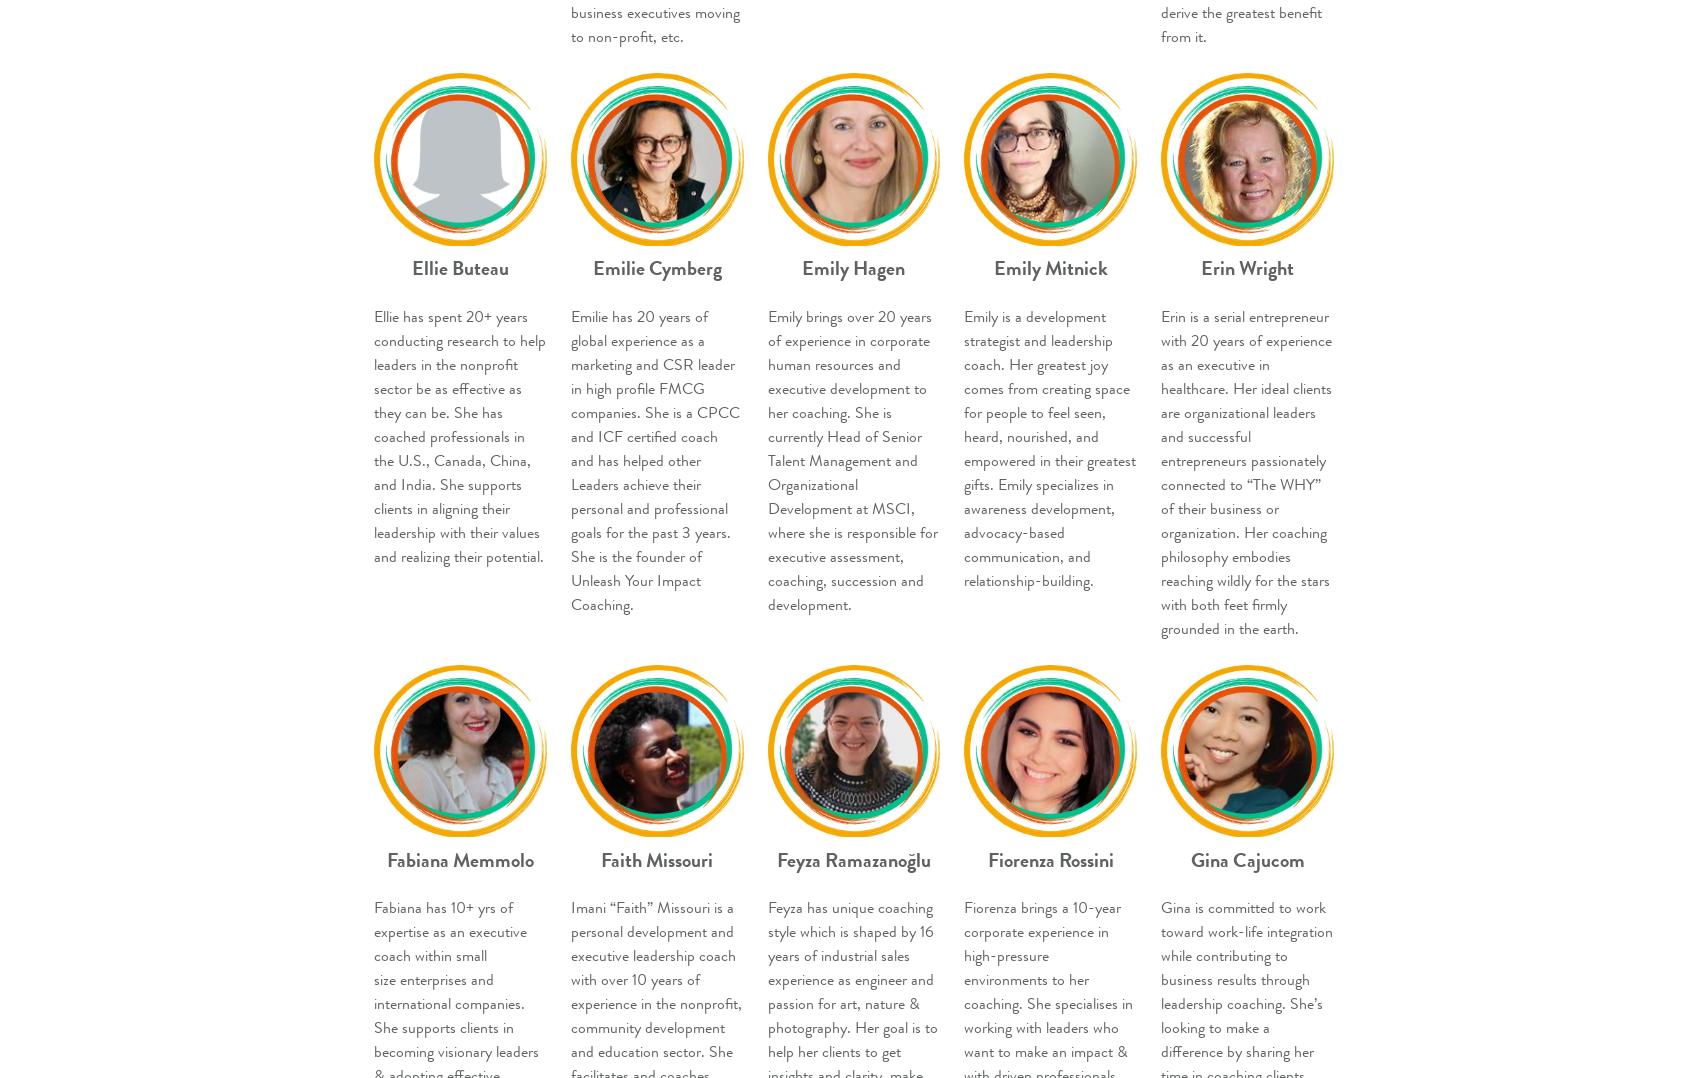 The image size is (1708, 1078). Describe the element at coordinates (654, 459) in the screenshot. I see `'Emilie has 20 years of global experience as a marketing and CSR leader in high profile FMCG companies. She is a CPCC and ICF certified coach and has helped other Leaders achieve their personal and professional goals for the past 3 years. She is the founder of Unleash Your Impact Coaching.'` at that location.